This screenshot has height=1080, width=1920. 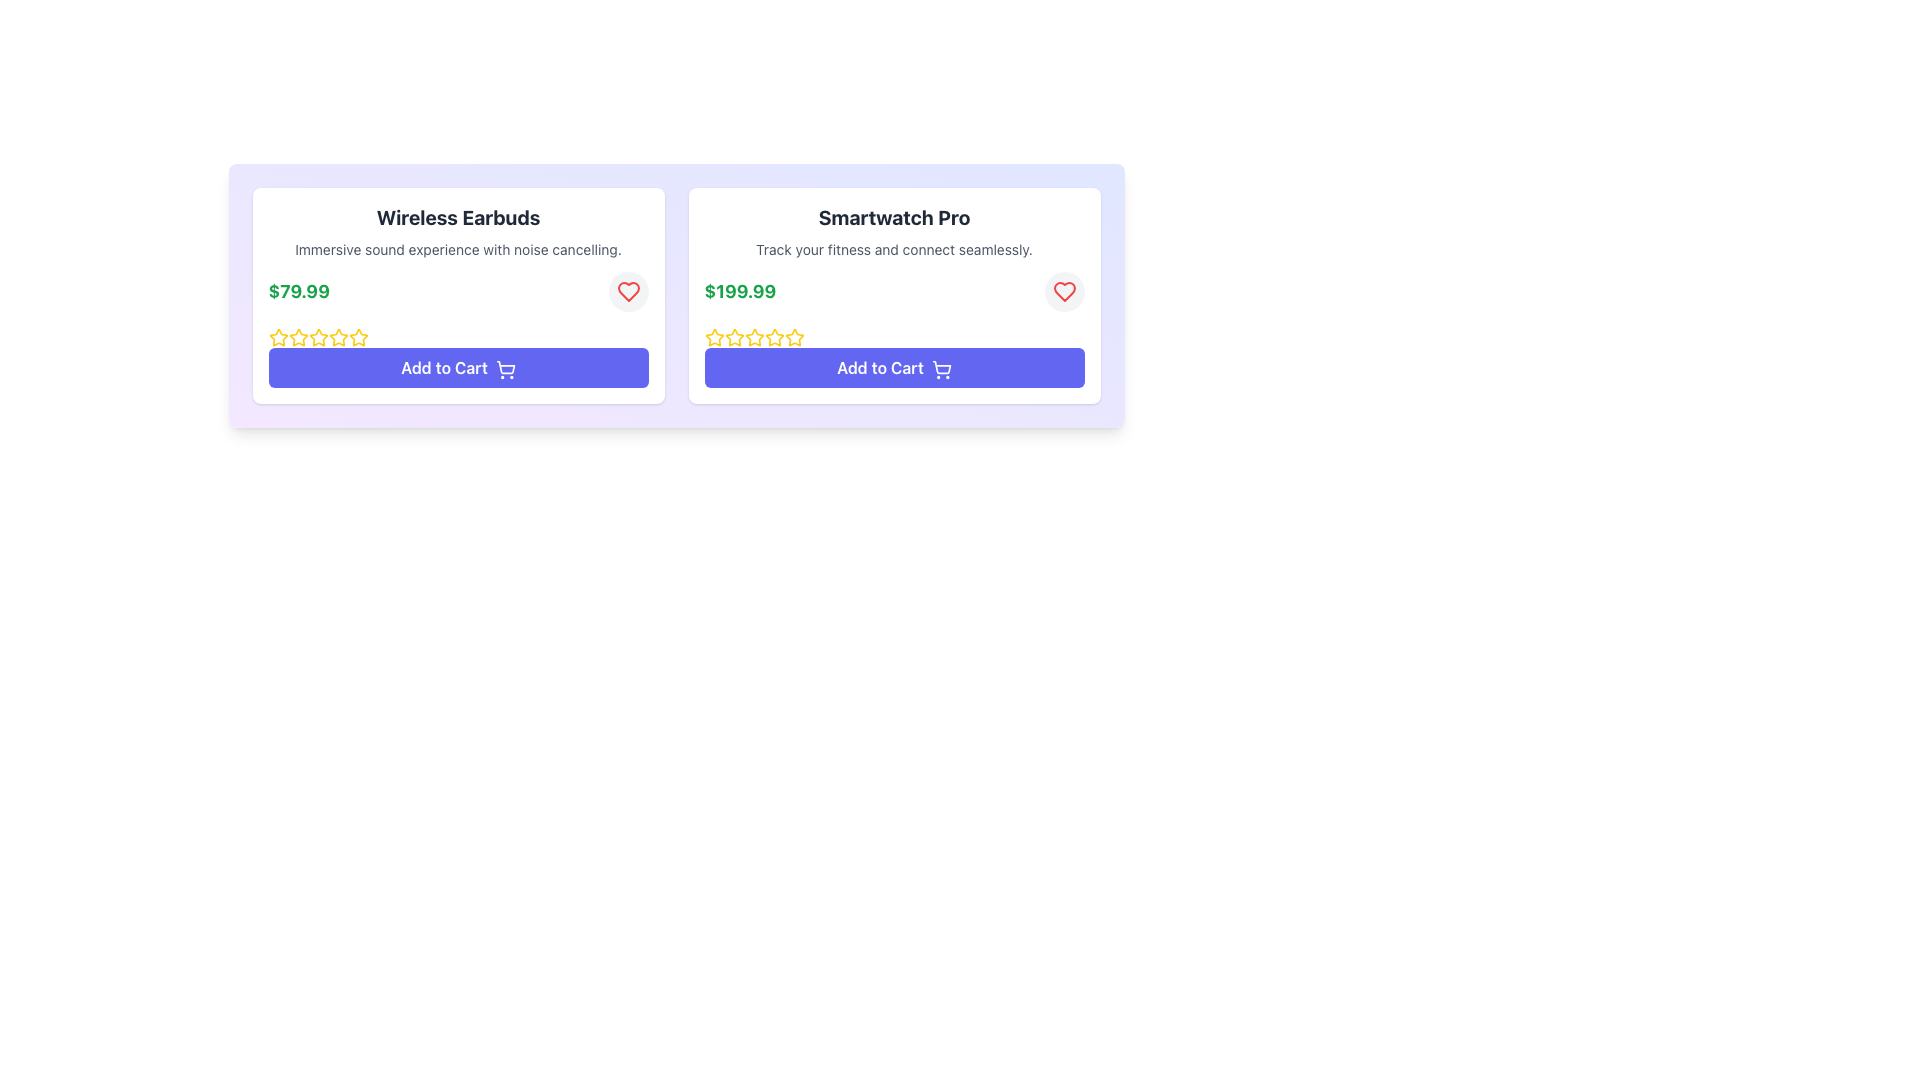 What do you see at coordinates (893, 218) in the screenshot?
I see `the prominent text label reading 'Smartwatch Pro', which is displayed in bold font at the top of the second product card` at bounding box center [893, 218].